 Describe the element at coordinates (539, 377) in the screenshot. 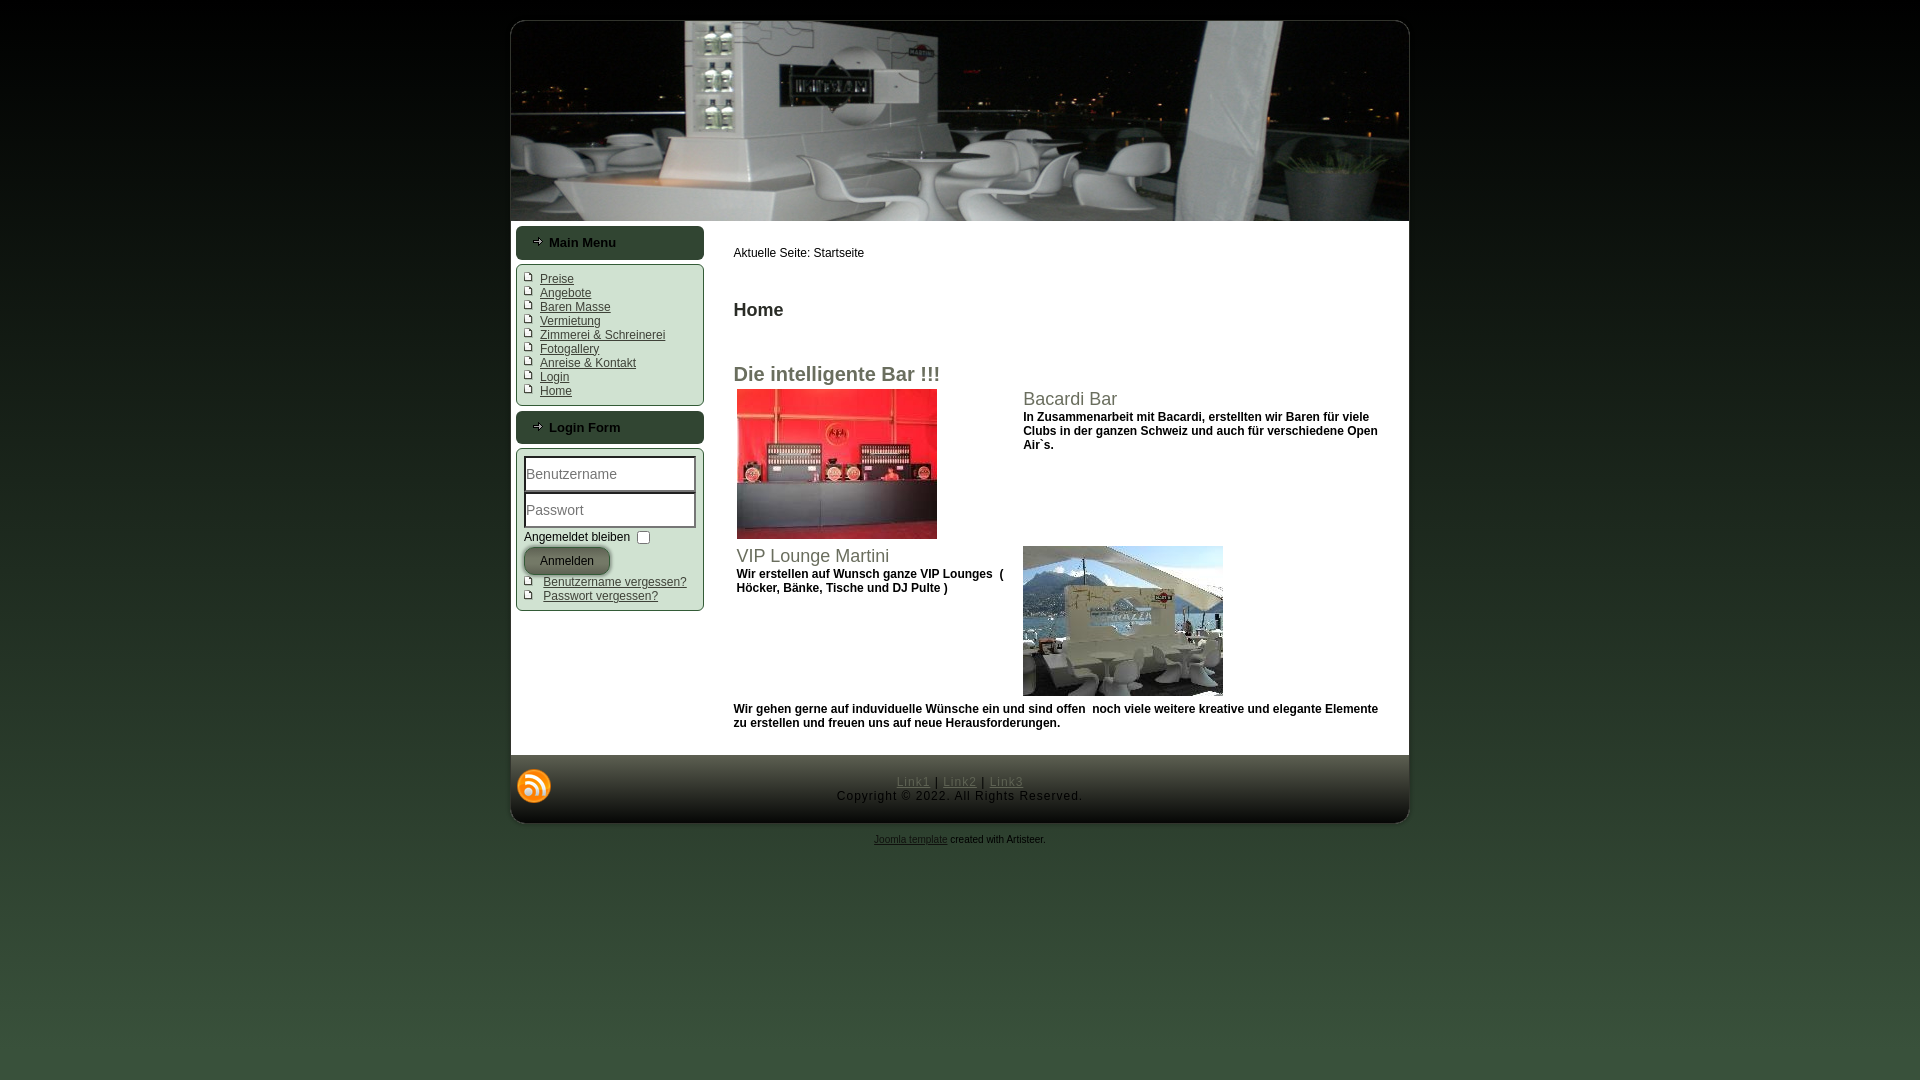

I see `'Login'` at that location.